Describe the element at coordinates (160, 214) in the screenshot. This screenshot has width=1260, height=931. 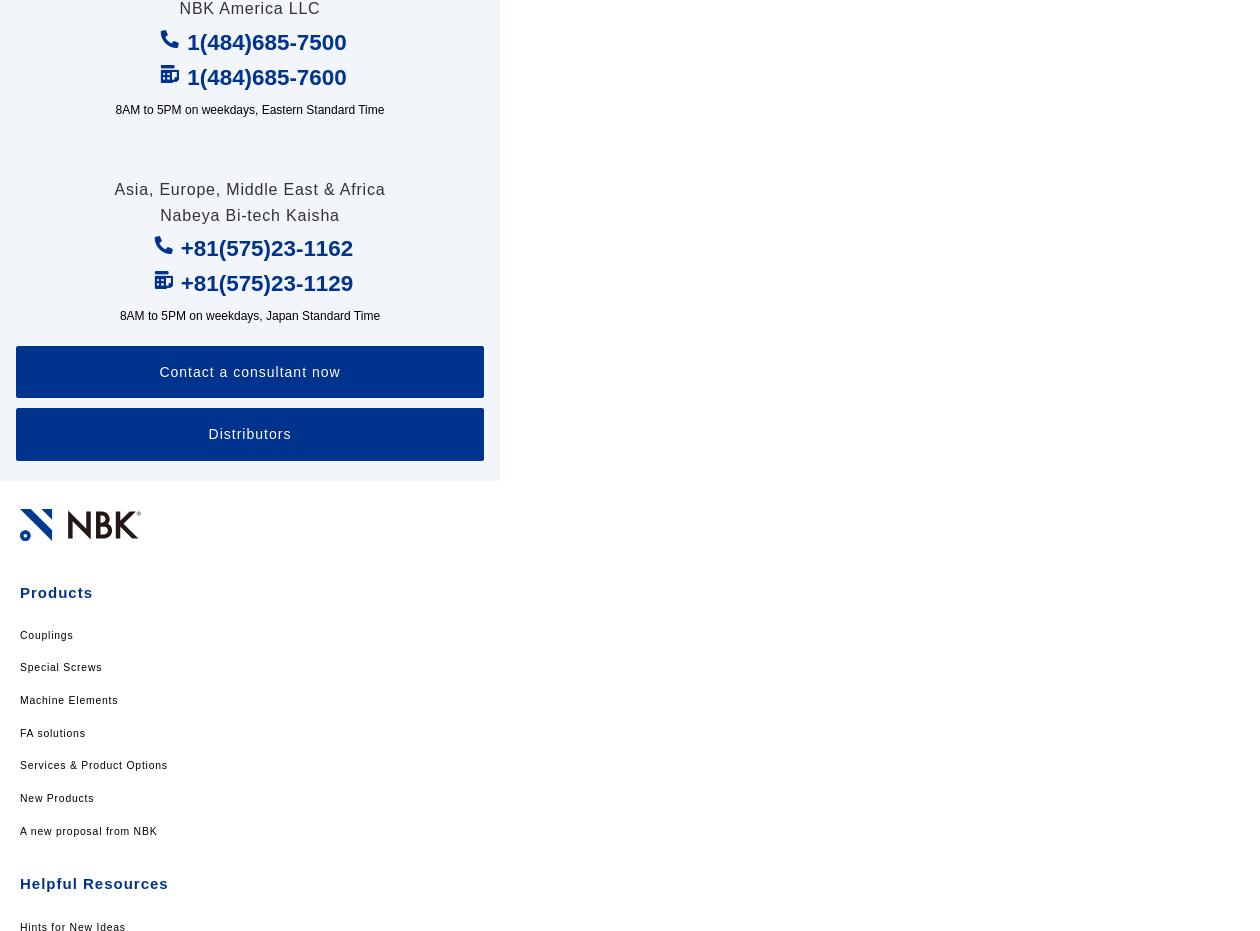
I see `'Nabeya Bi-tech Kaisha'` at that location.